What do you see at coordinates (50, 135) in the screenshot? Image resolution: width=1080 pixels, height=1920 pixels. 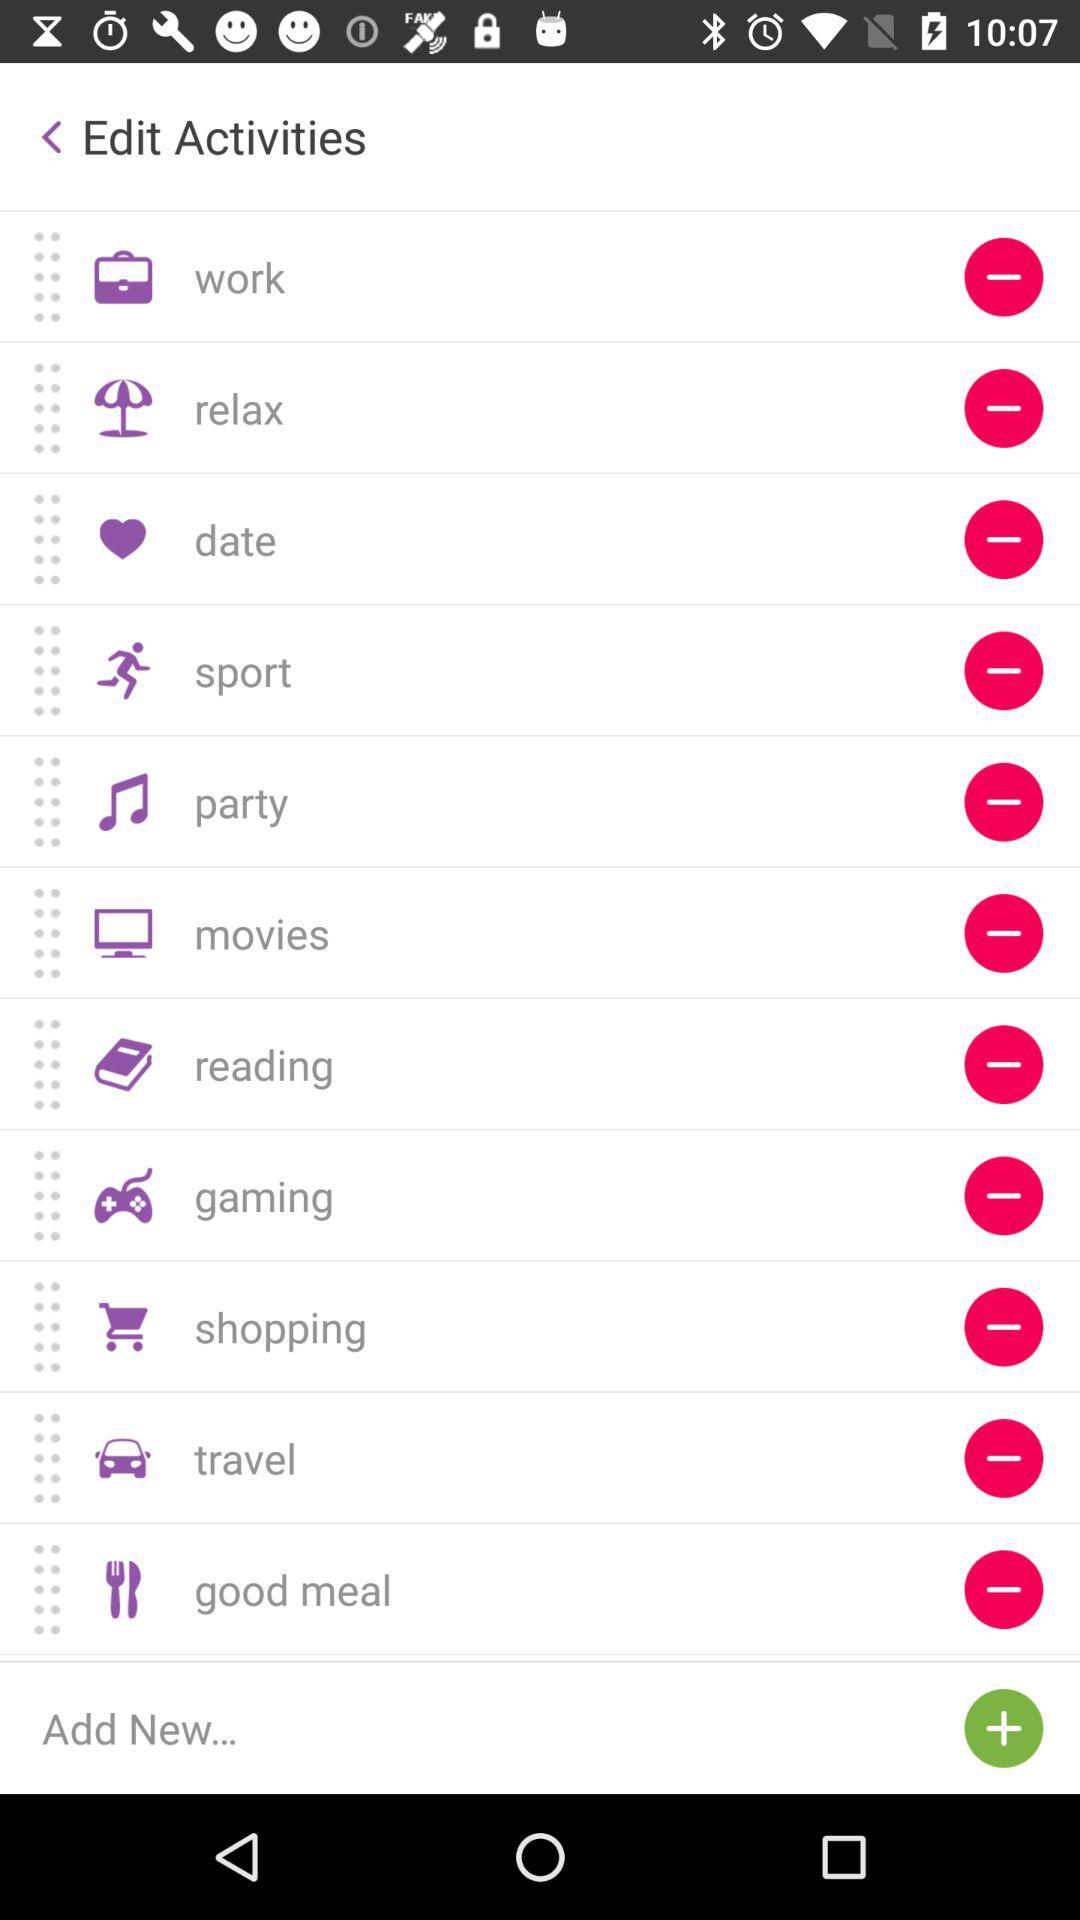 I see `the button which is left side of the edit activities` at bounding box center [50, 135].